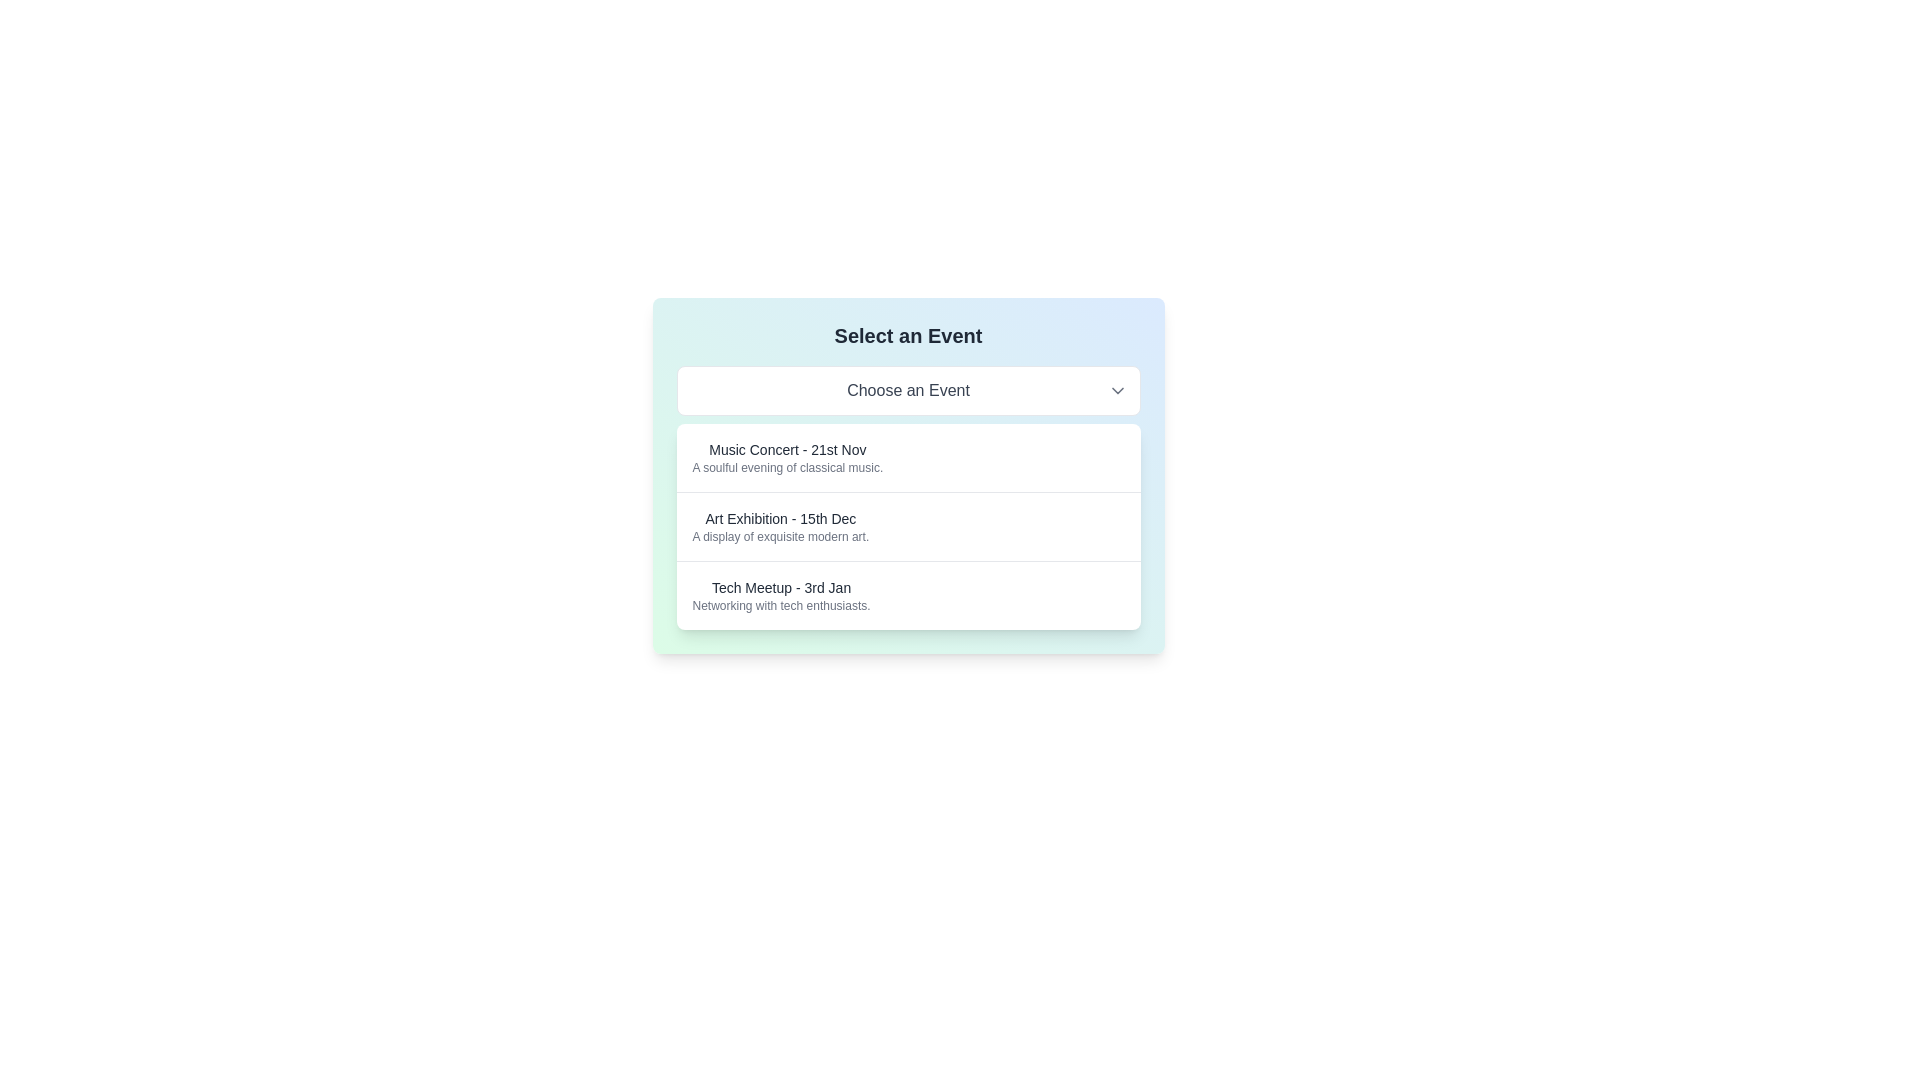 The width and height of the screenshot is (1920, 1080). I want to click on text element displaying 'Networking with tech enthusiasts.' which is located below the title 'Tech Meetup - 3rd Jan' in the rightmost column of the dropdown menu, so click(780, 604).